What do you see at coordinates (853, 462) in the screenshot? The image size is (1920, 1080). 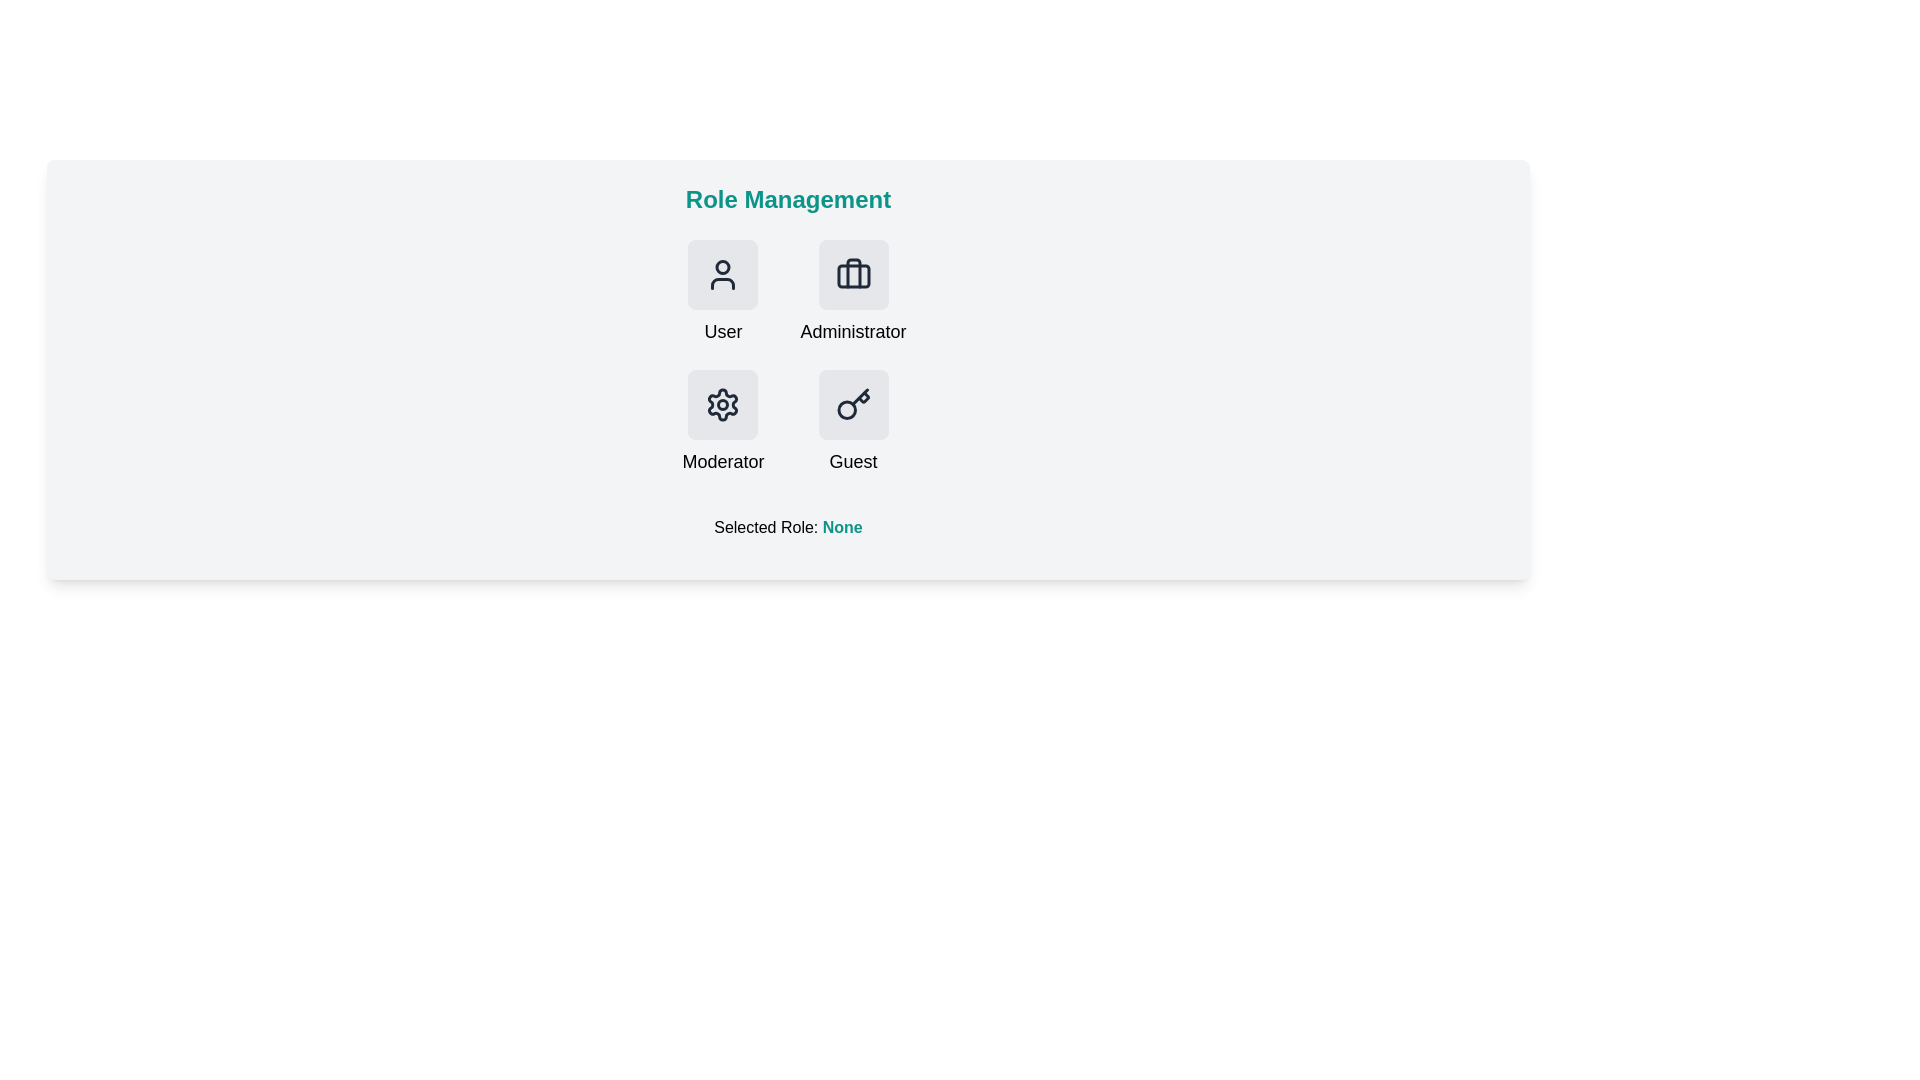 I see `the static text label indicating the 'Guest' role, which is located below the key icon in the lower-right quadrant of the layout` at bounding box center [853, 462].